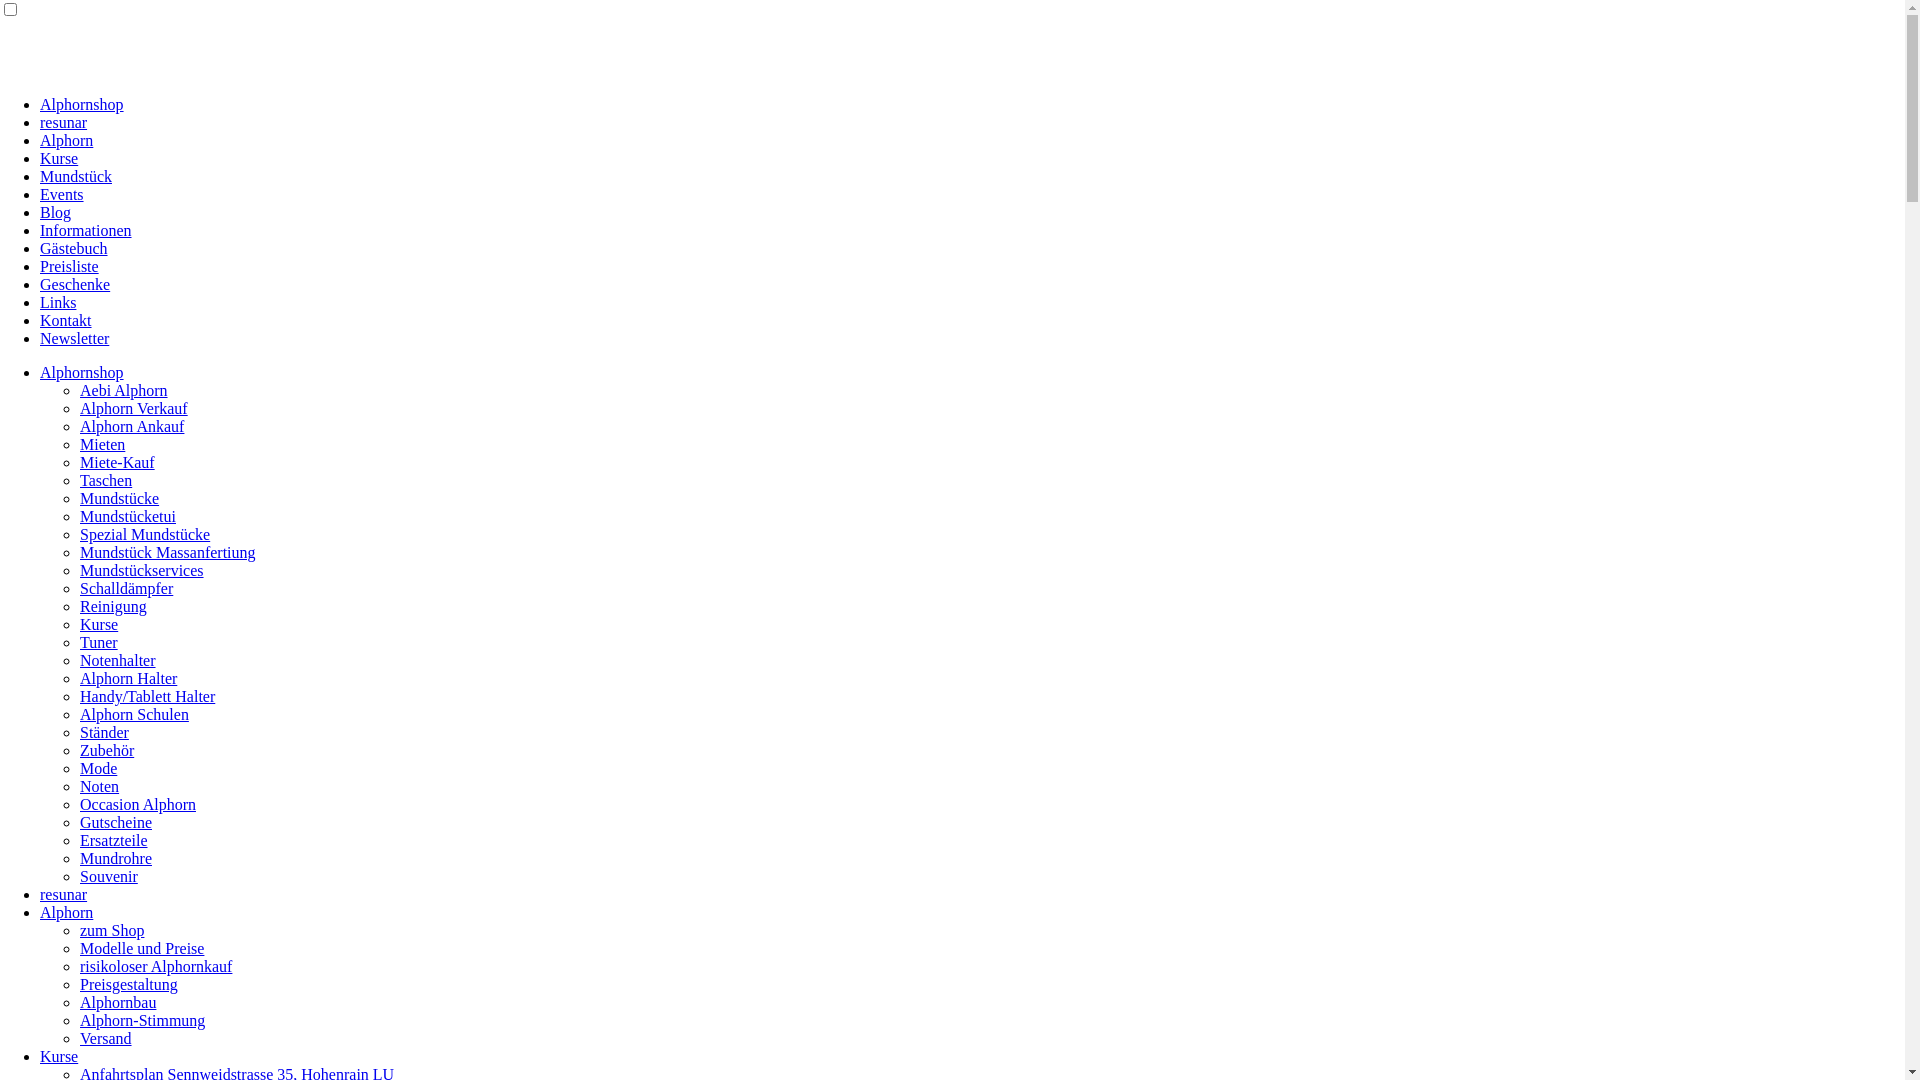 This screenshot has width=1920, height=1080. What do you see at coordinates (155, 965) in the screenshot?
I see `'risikoloser Alphornkauf'` at bounding box center [155, 965].